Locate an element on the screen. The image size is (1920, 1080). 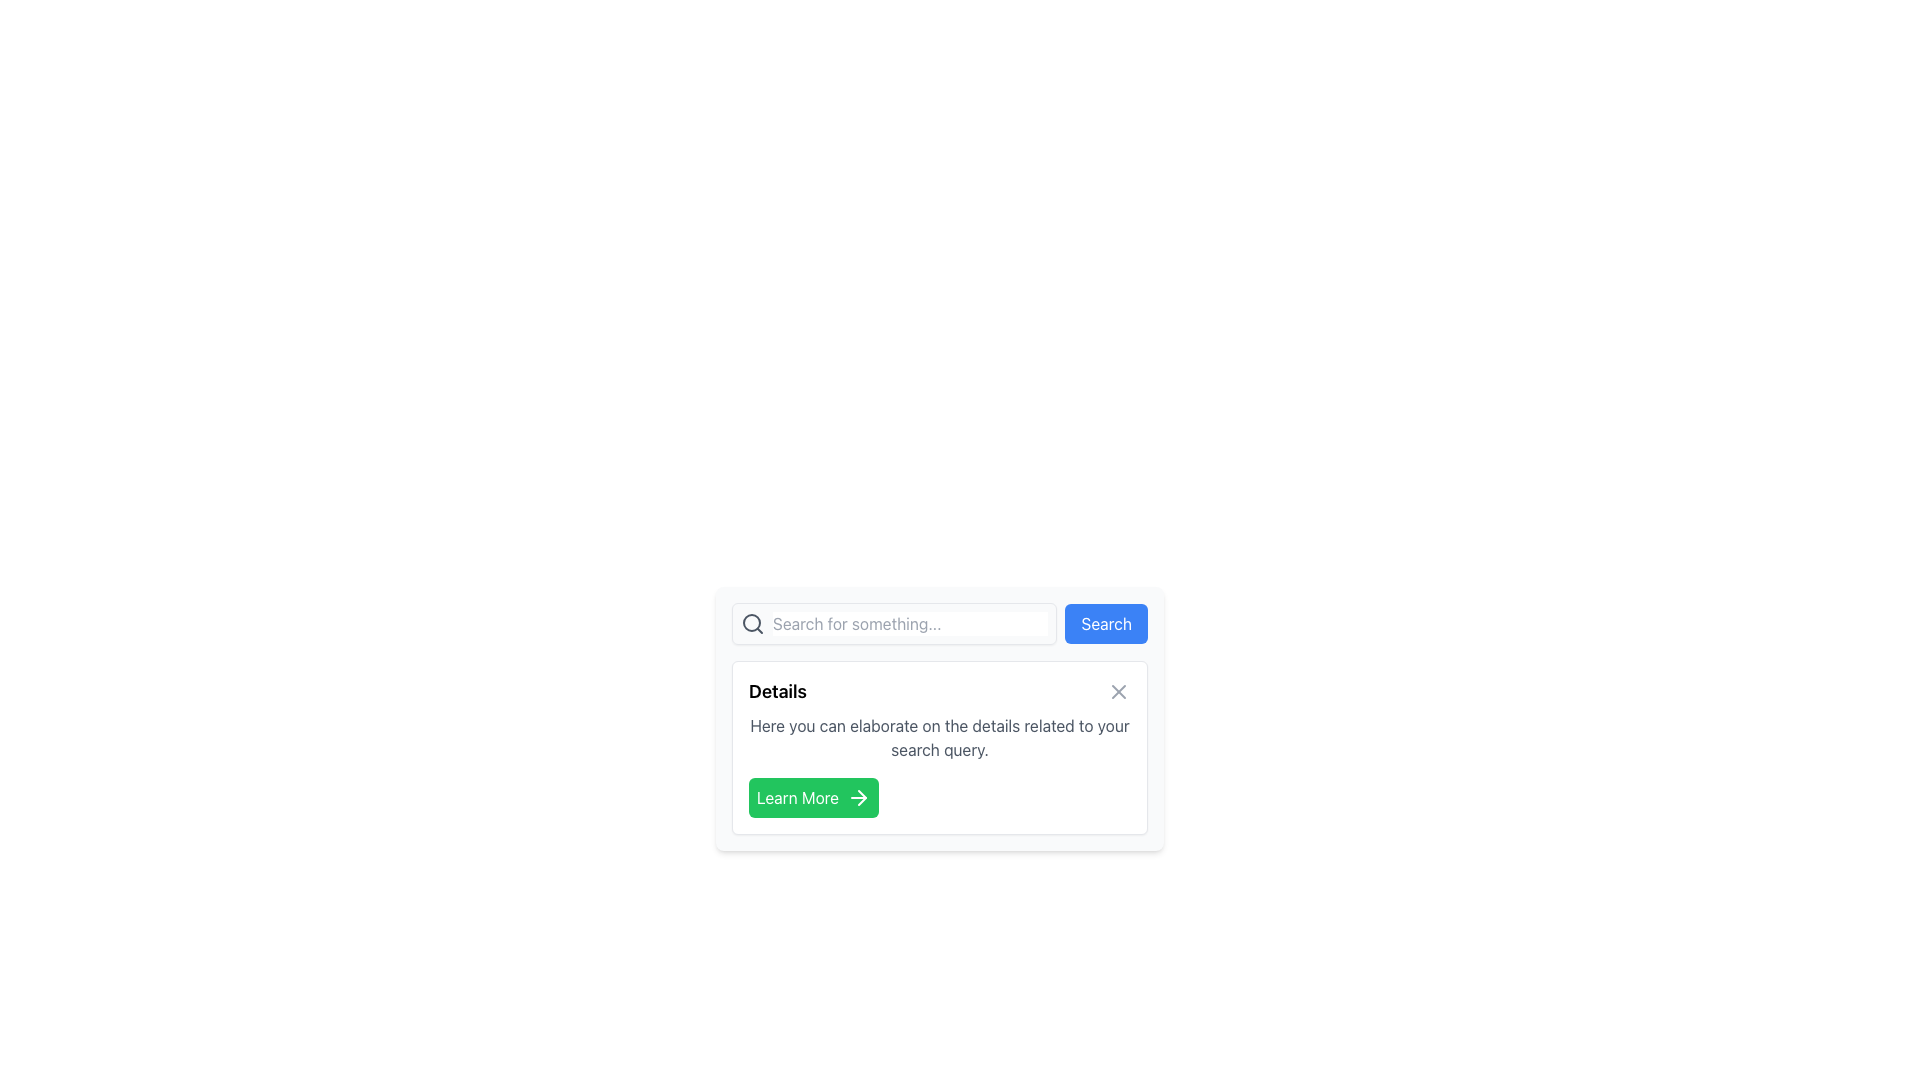
the small gray cross icon in the top-right corner of the 'Details' section on the card, which turns red when hovered is located at coordinates (1117, 690).